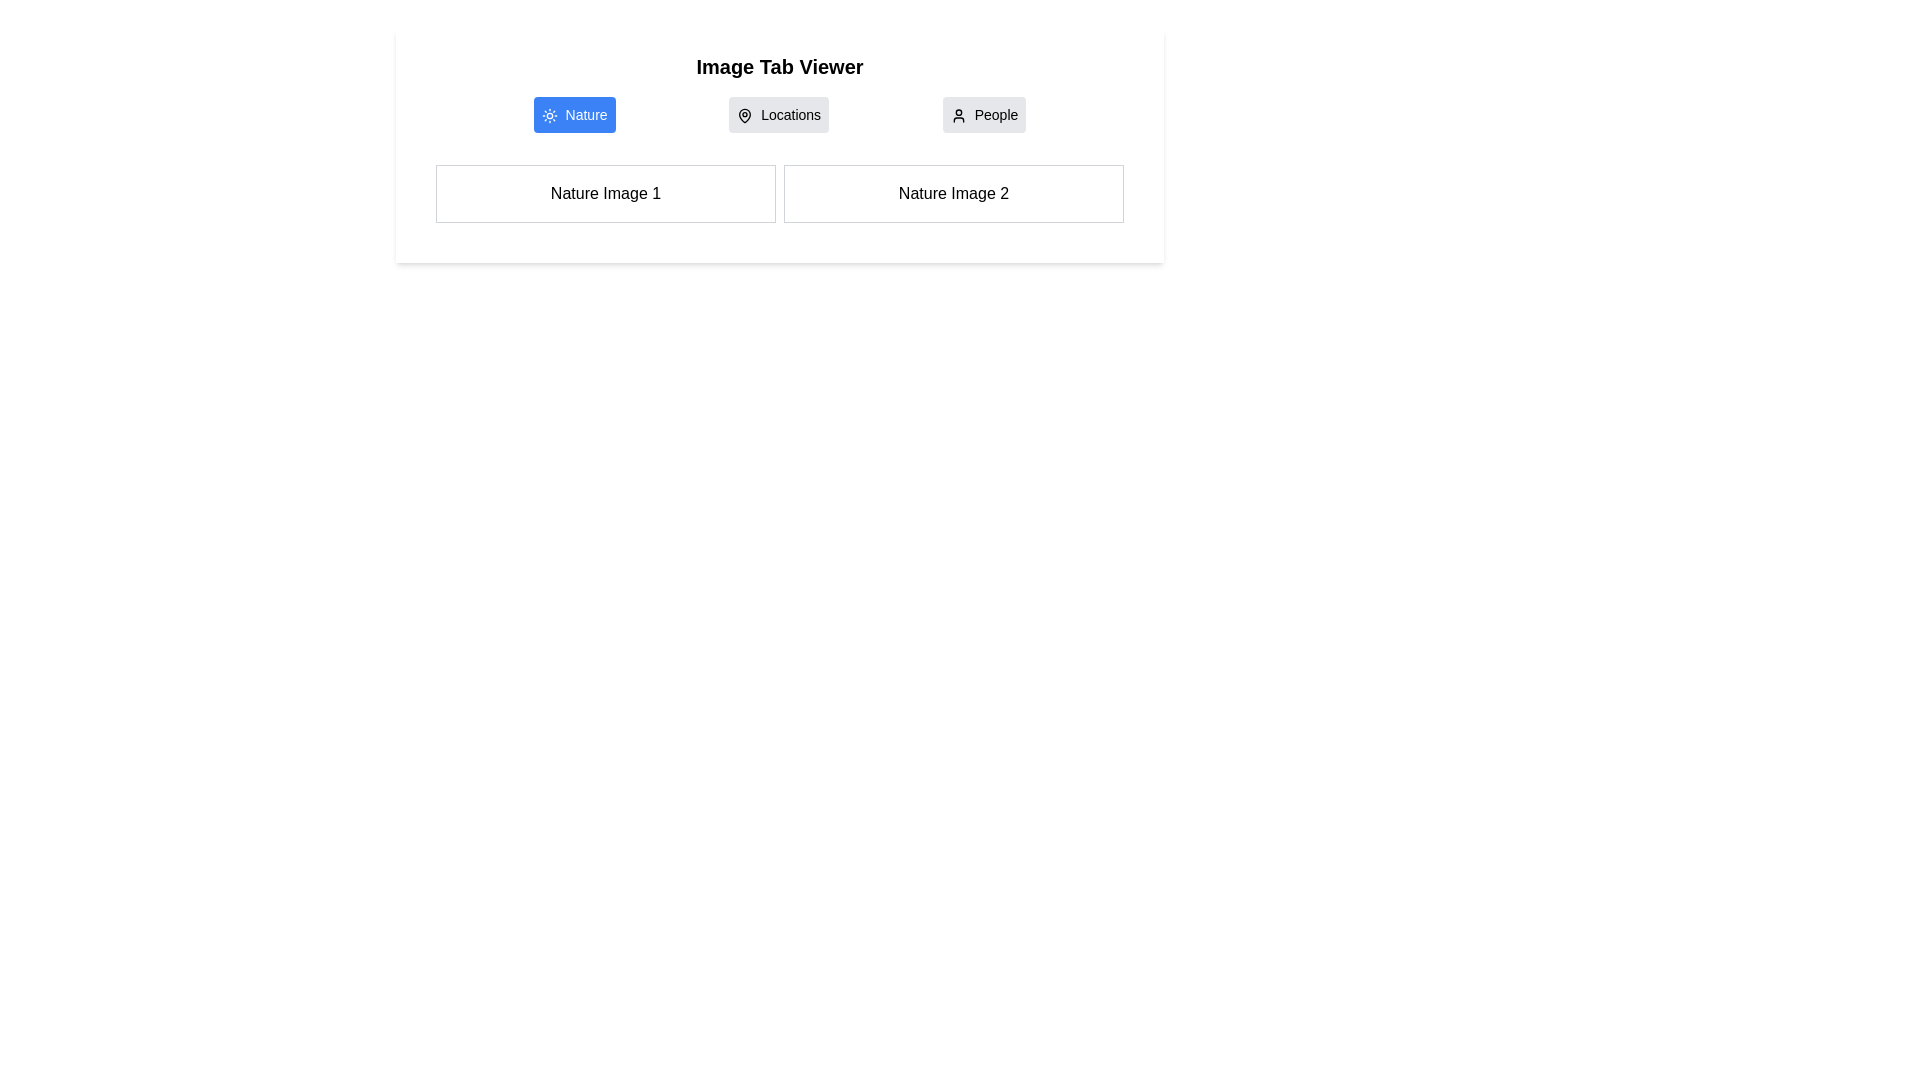 The height and width of the screenshot is (1080, 1920). I want to click on the user icon associated with the 'People' button, which is located on the left side of the button in a group of three buttons, so click(957, 116).